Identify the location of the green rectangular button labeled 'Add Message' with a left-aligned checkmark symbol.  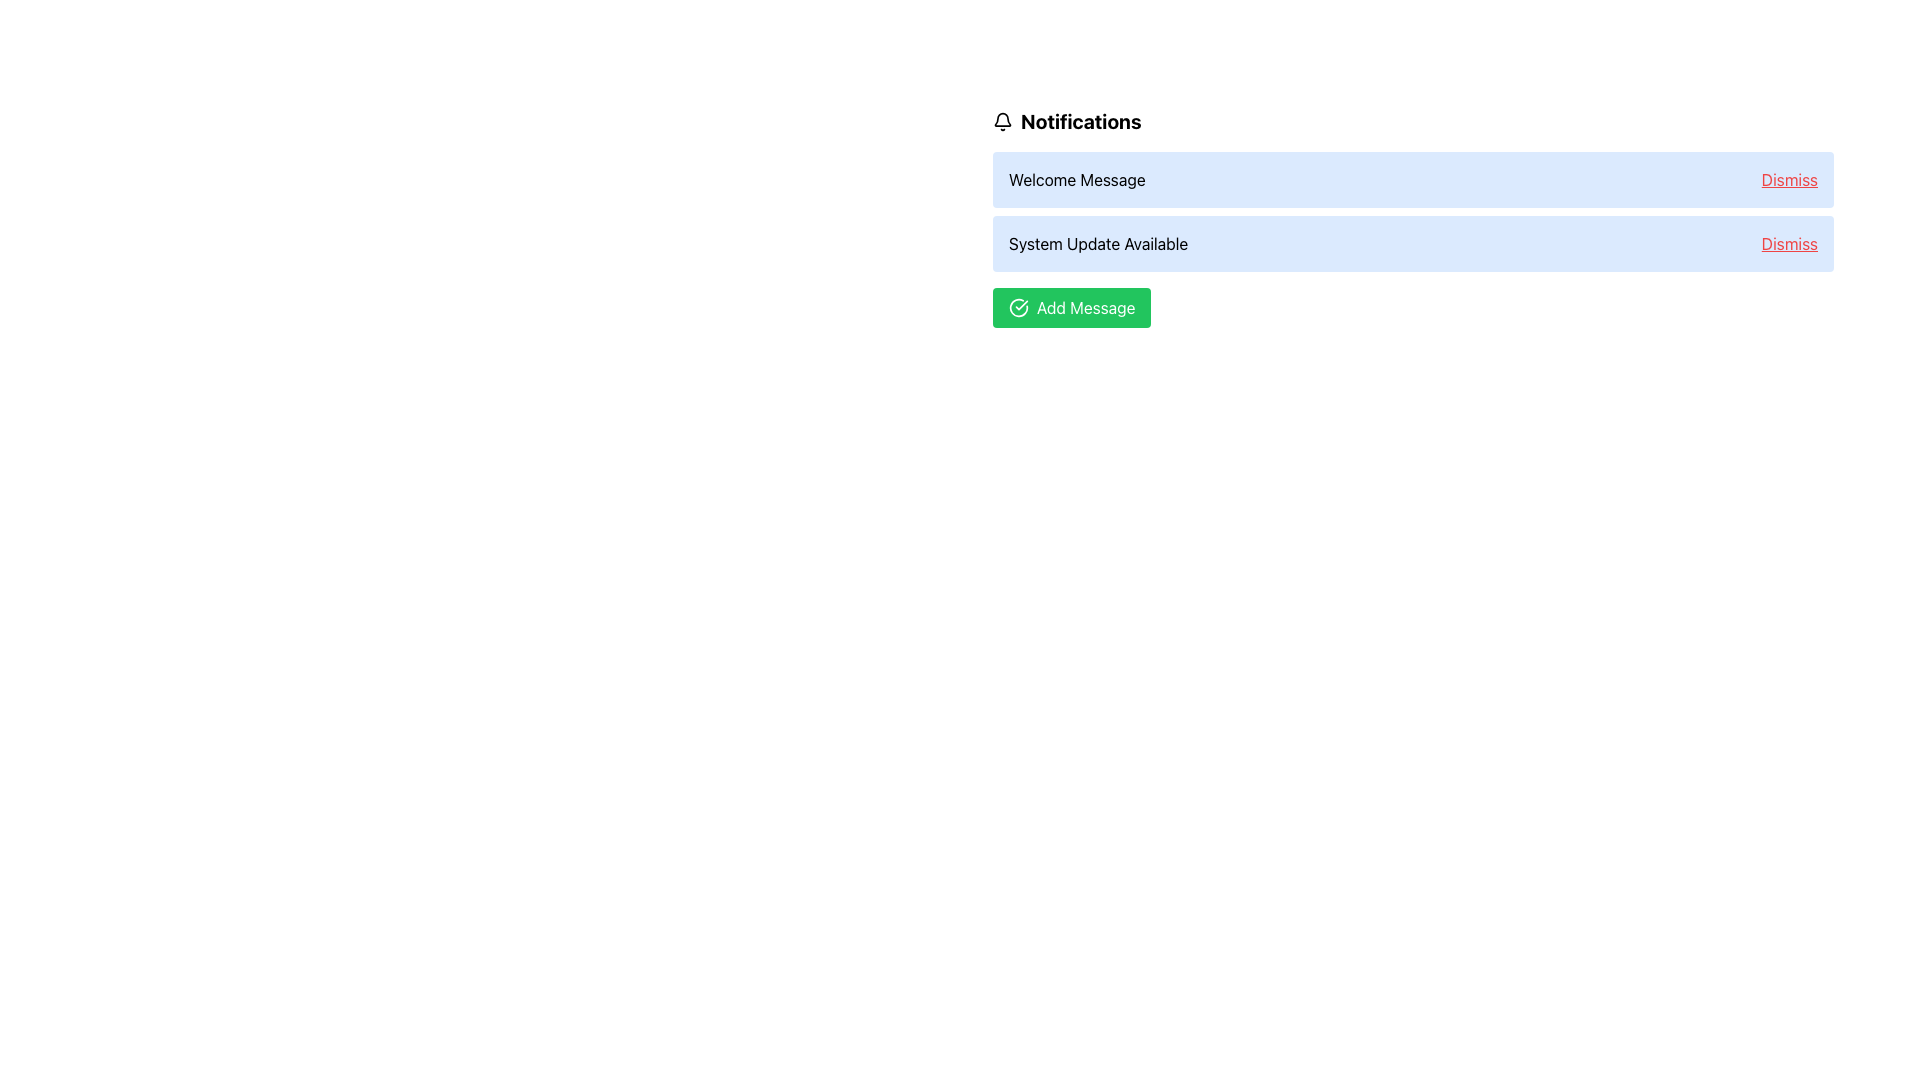
(1070, 308).